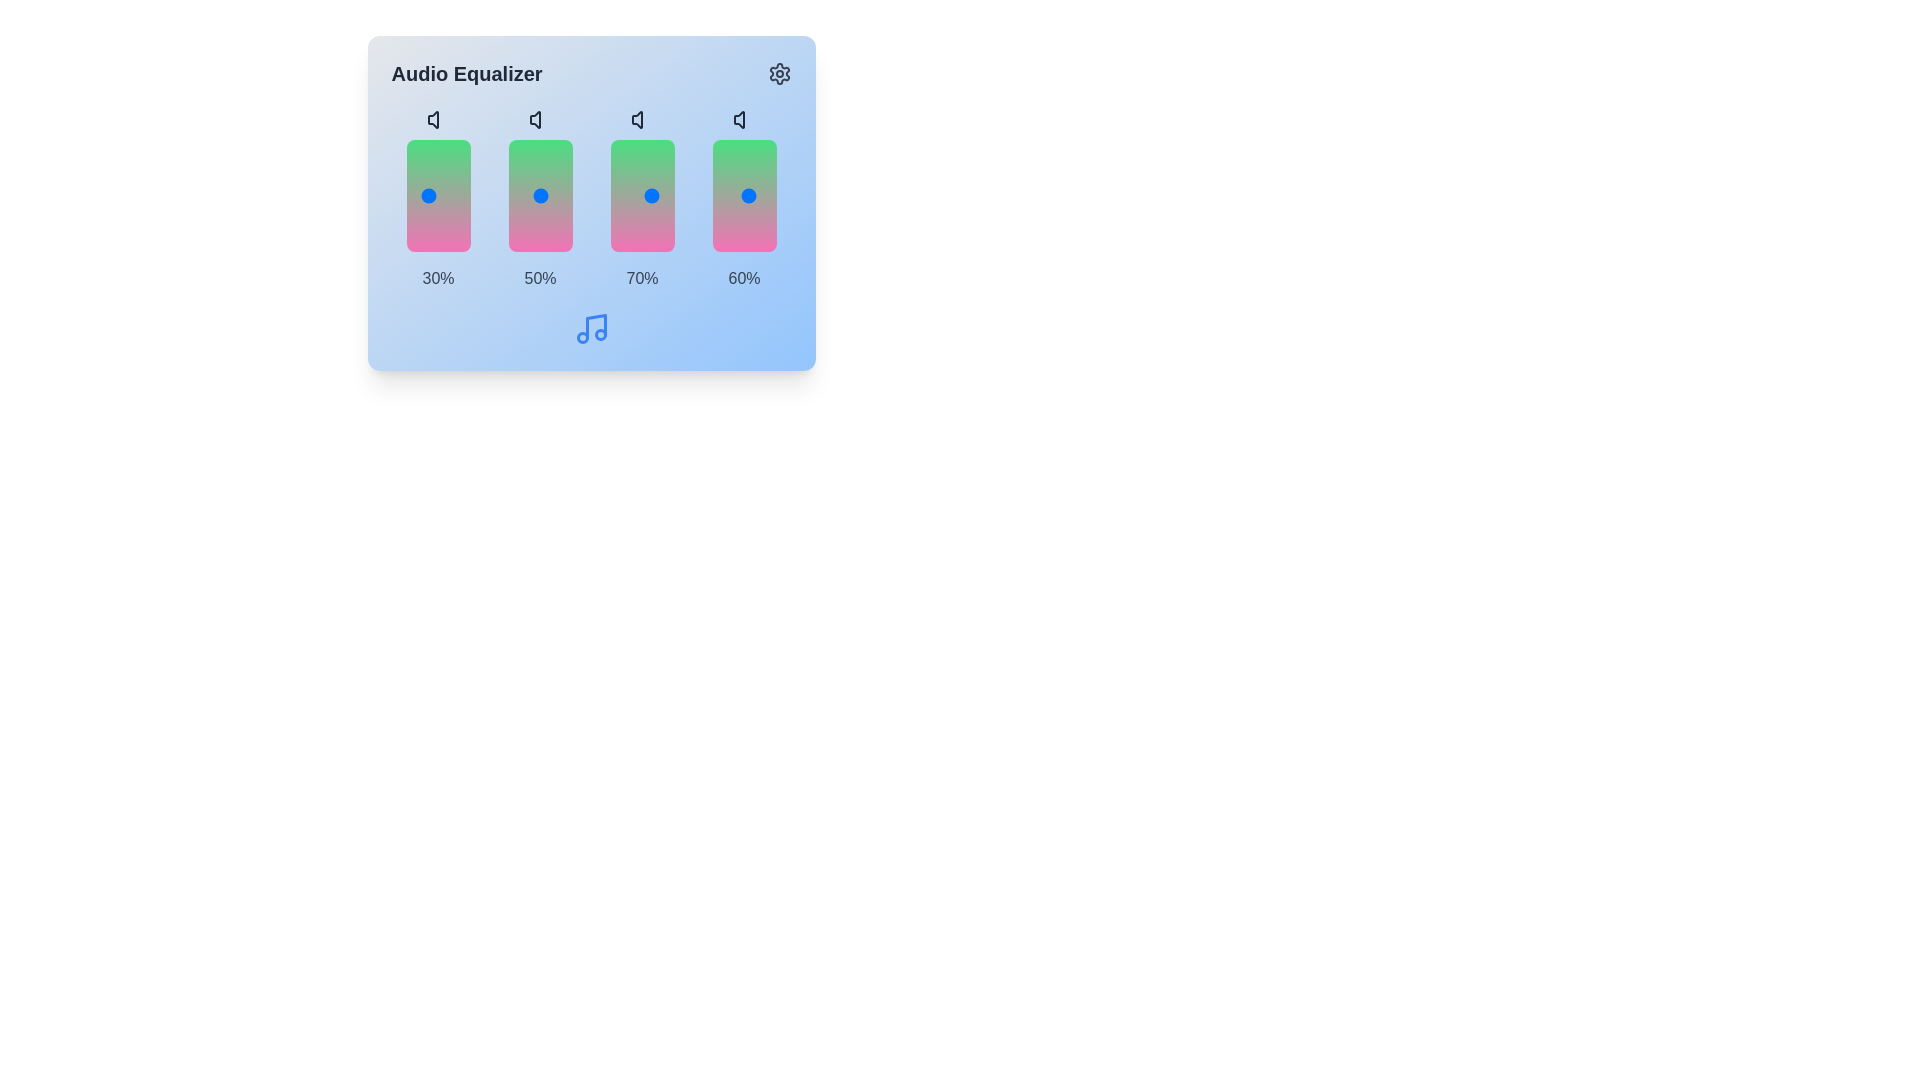  What do you see at coordinates (590, 327) in the screenshot?
I see `the music icon at the bottom center of the component` at bounding box center [590, 327].